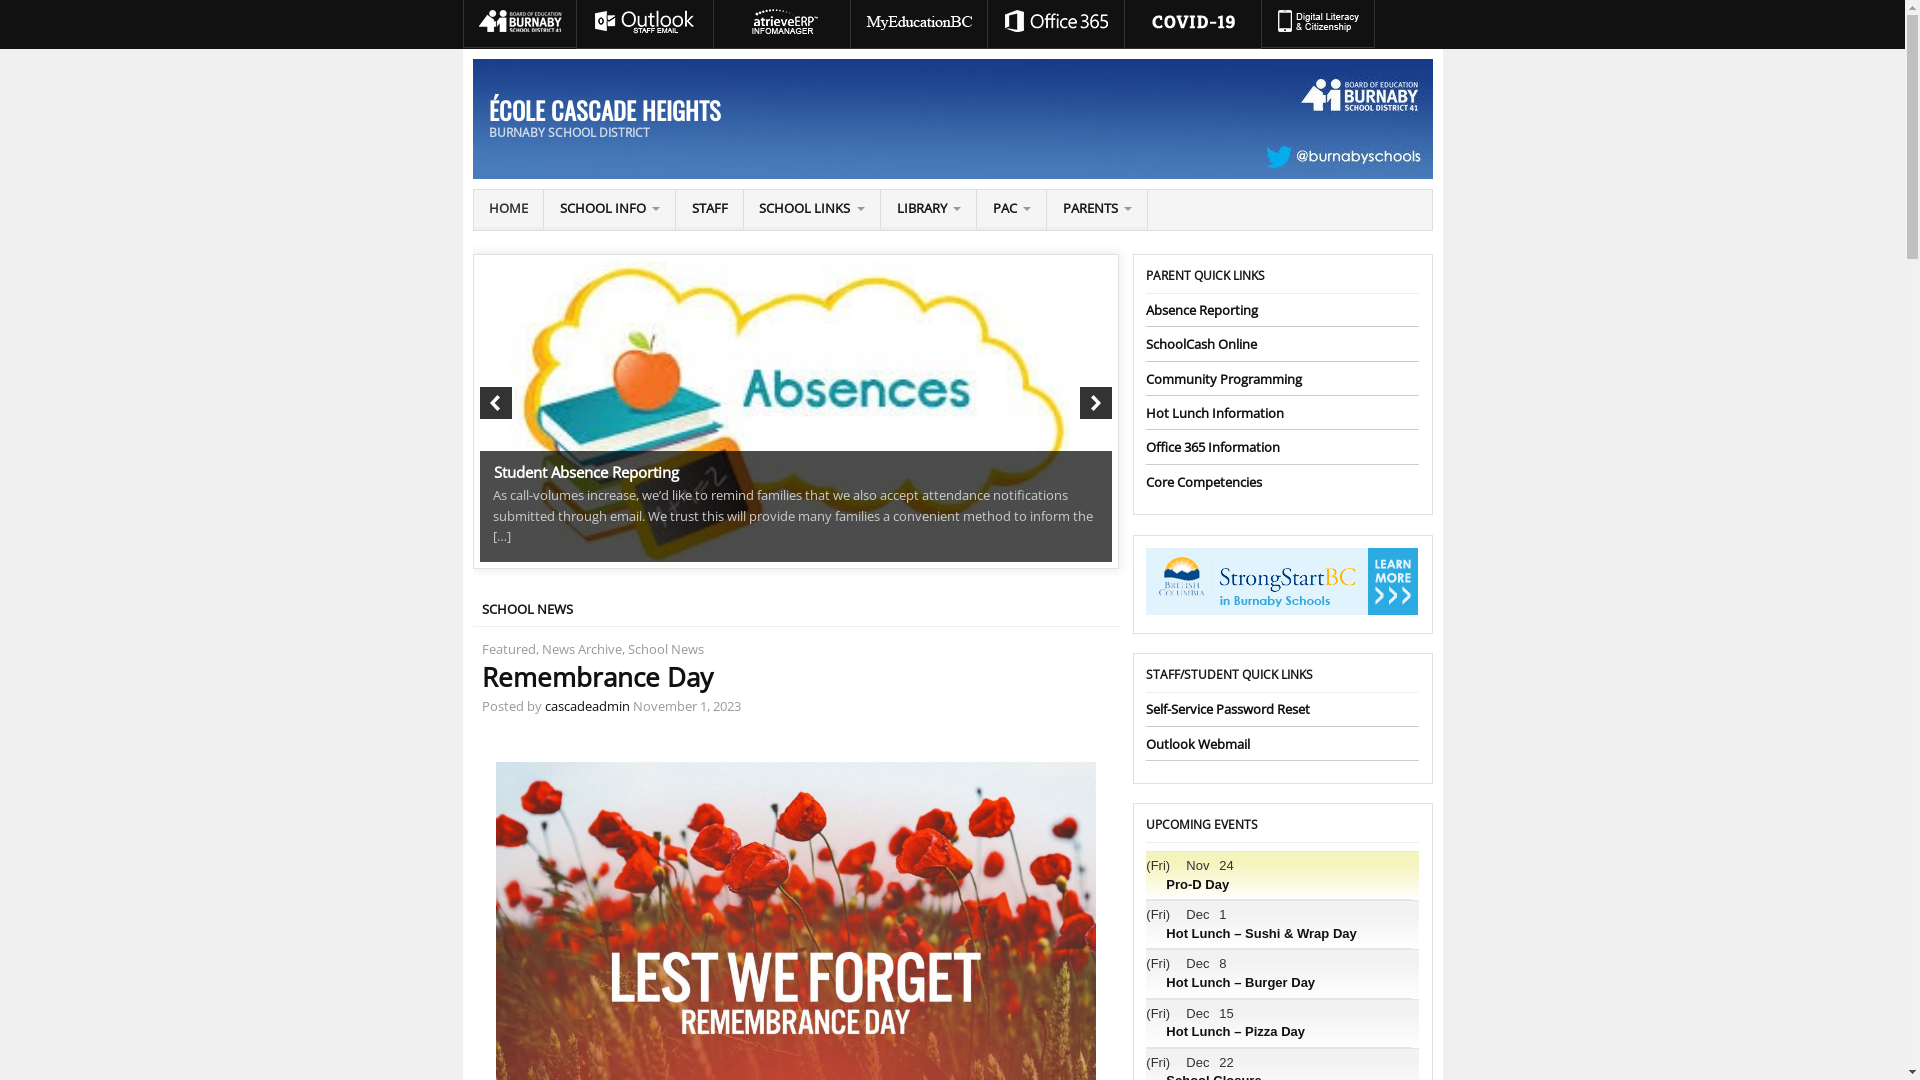 This screenshot has width=1920, height=1080. What do you see at coordinates (481, 648) in the screenshot?
I see `'Featured'` at bounding box center [481, 648].